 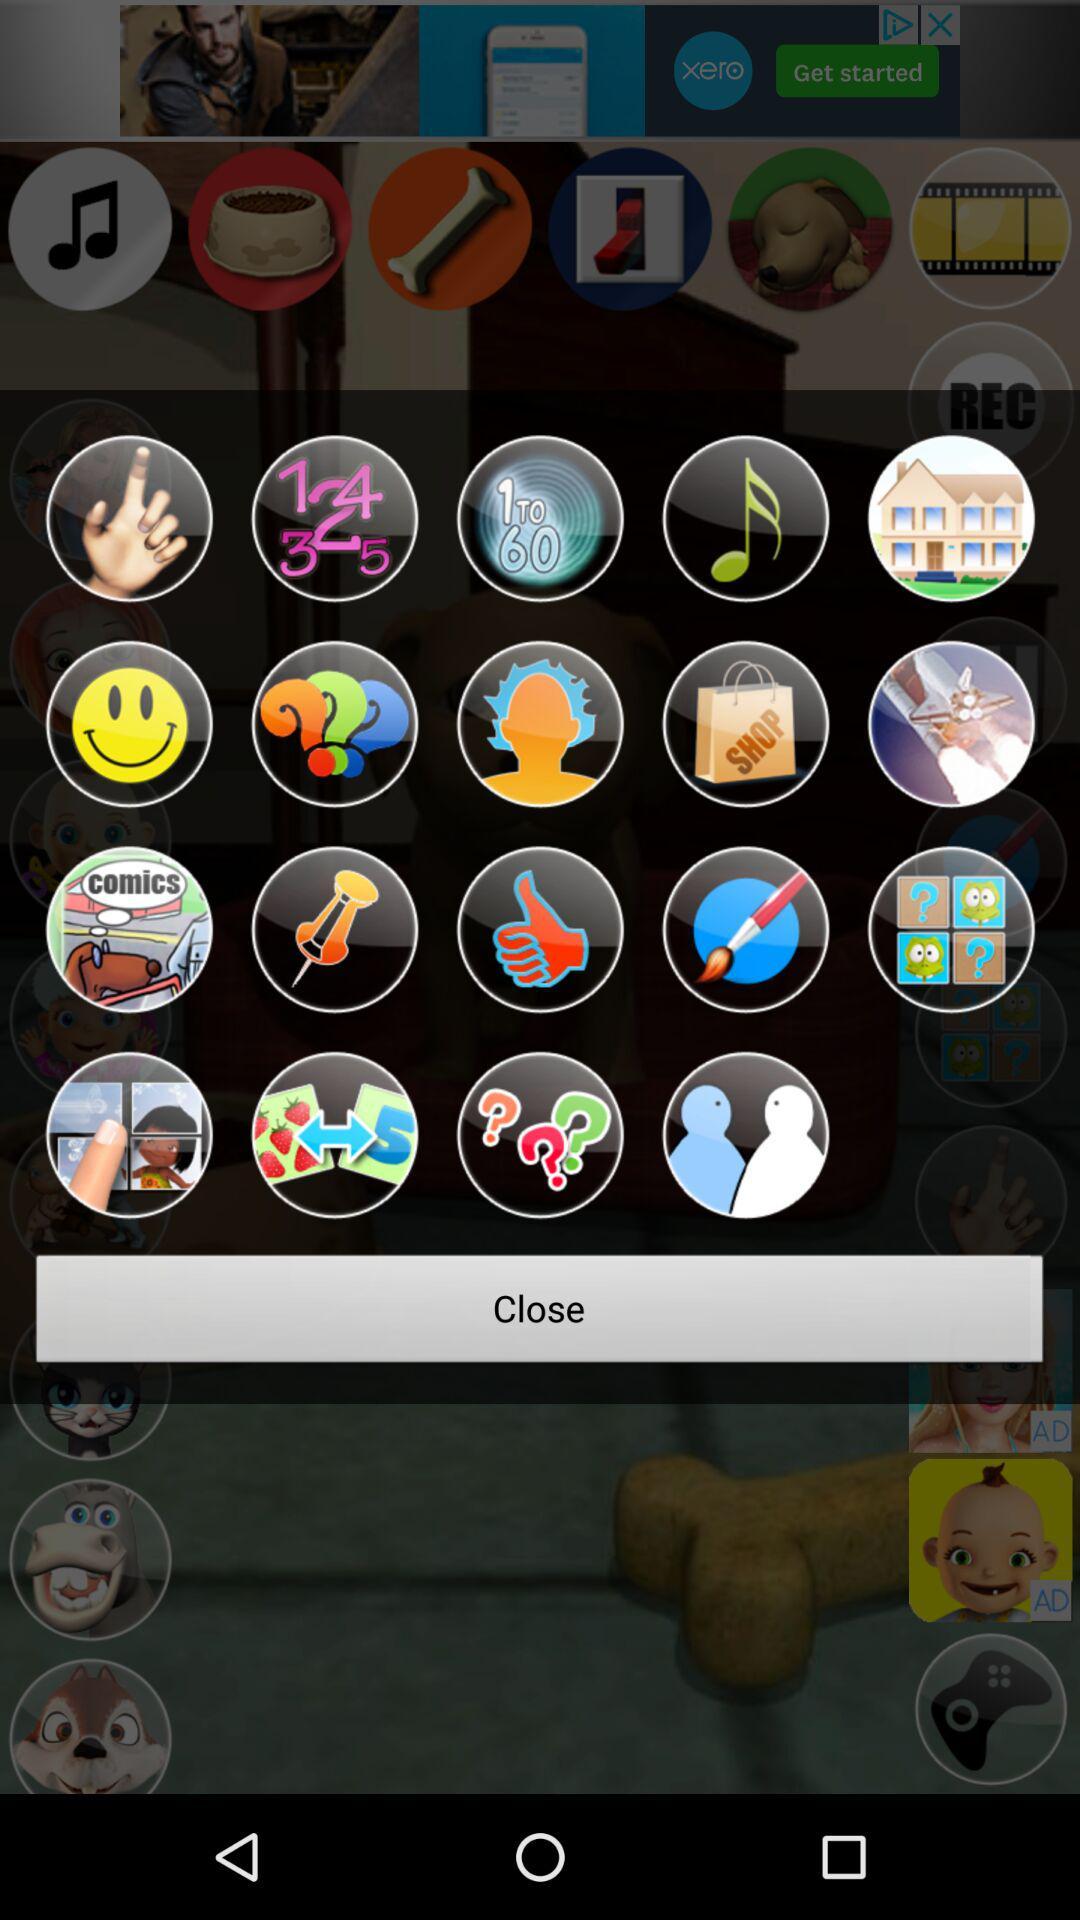 I want to click on the thumbs_up icon, so click(x=540, y=995).